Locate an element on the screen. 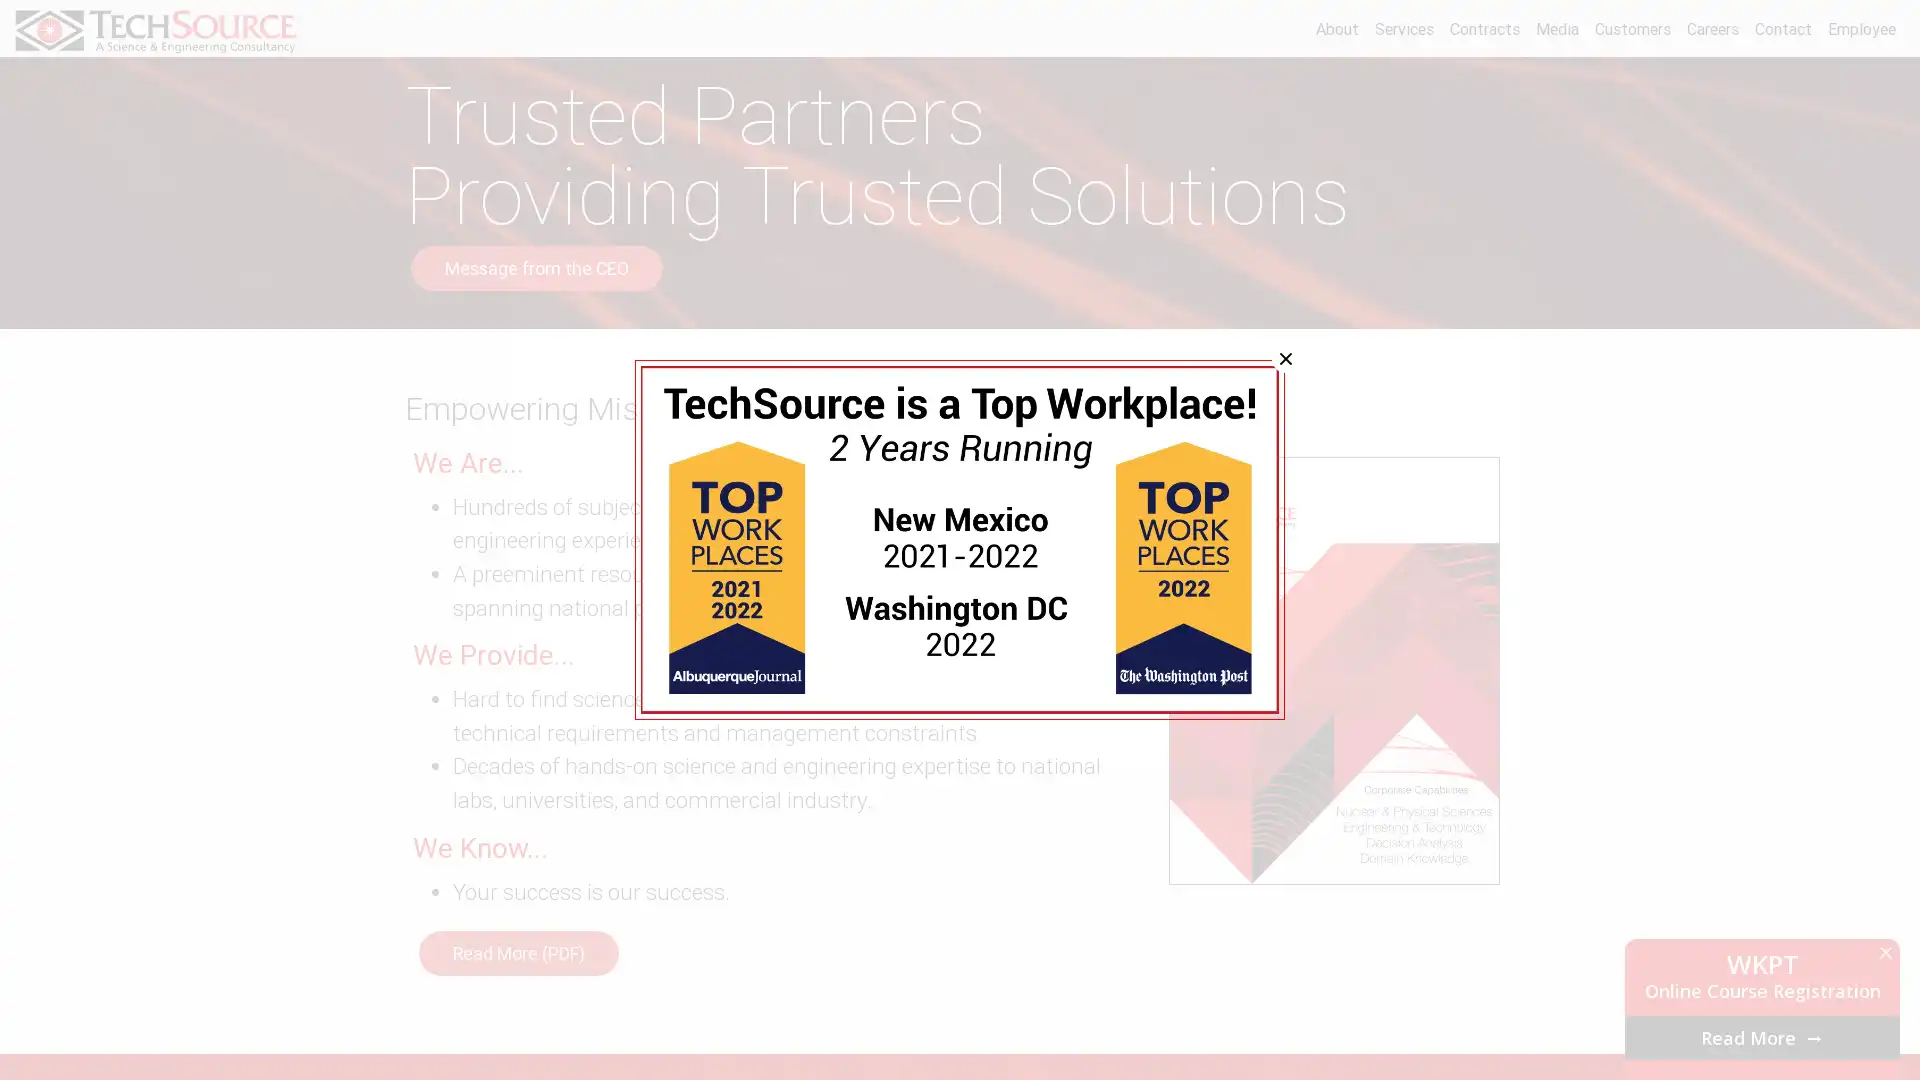  Close is located at coordinates (1885, 951).